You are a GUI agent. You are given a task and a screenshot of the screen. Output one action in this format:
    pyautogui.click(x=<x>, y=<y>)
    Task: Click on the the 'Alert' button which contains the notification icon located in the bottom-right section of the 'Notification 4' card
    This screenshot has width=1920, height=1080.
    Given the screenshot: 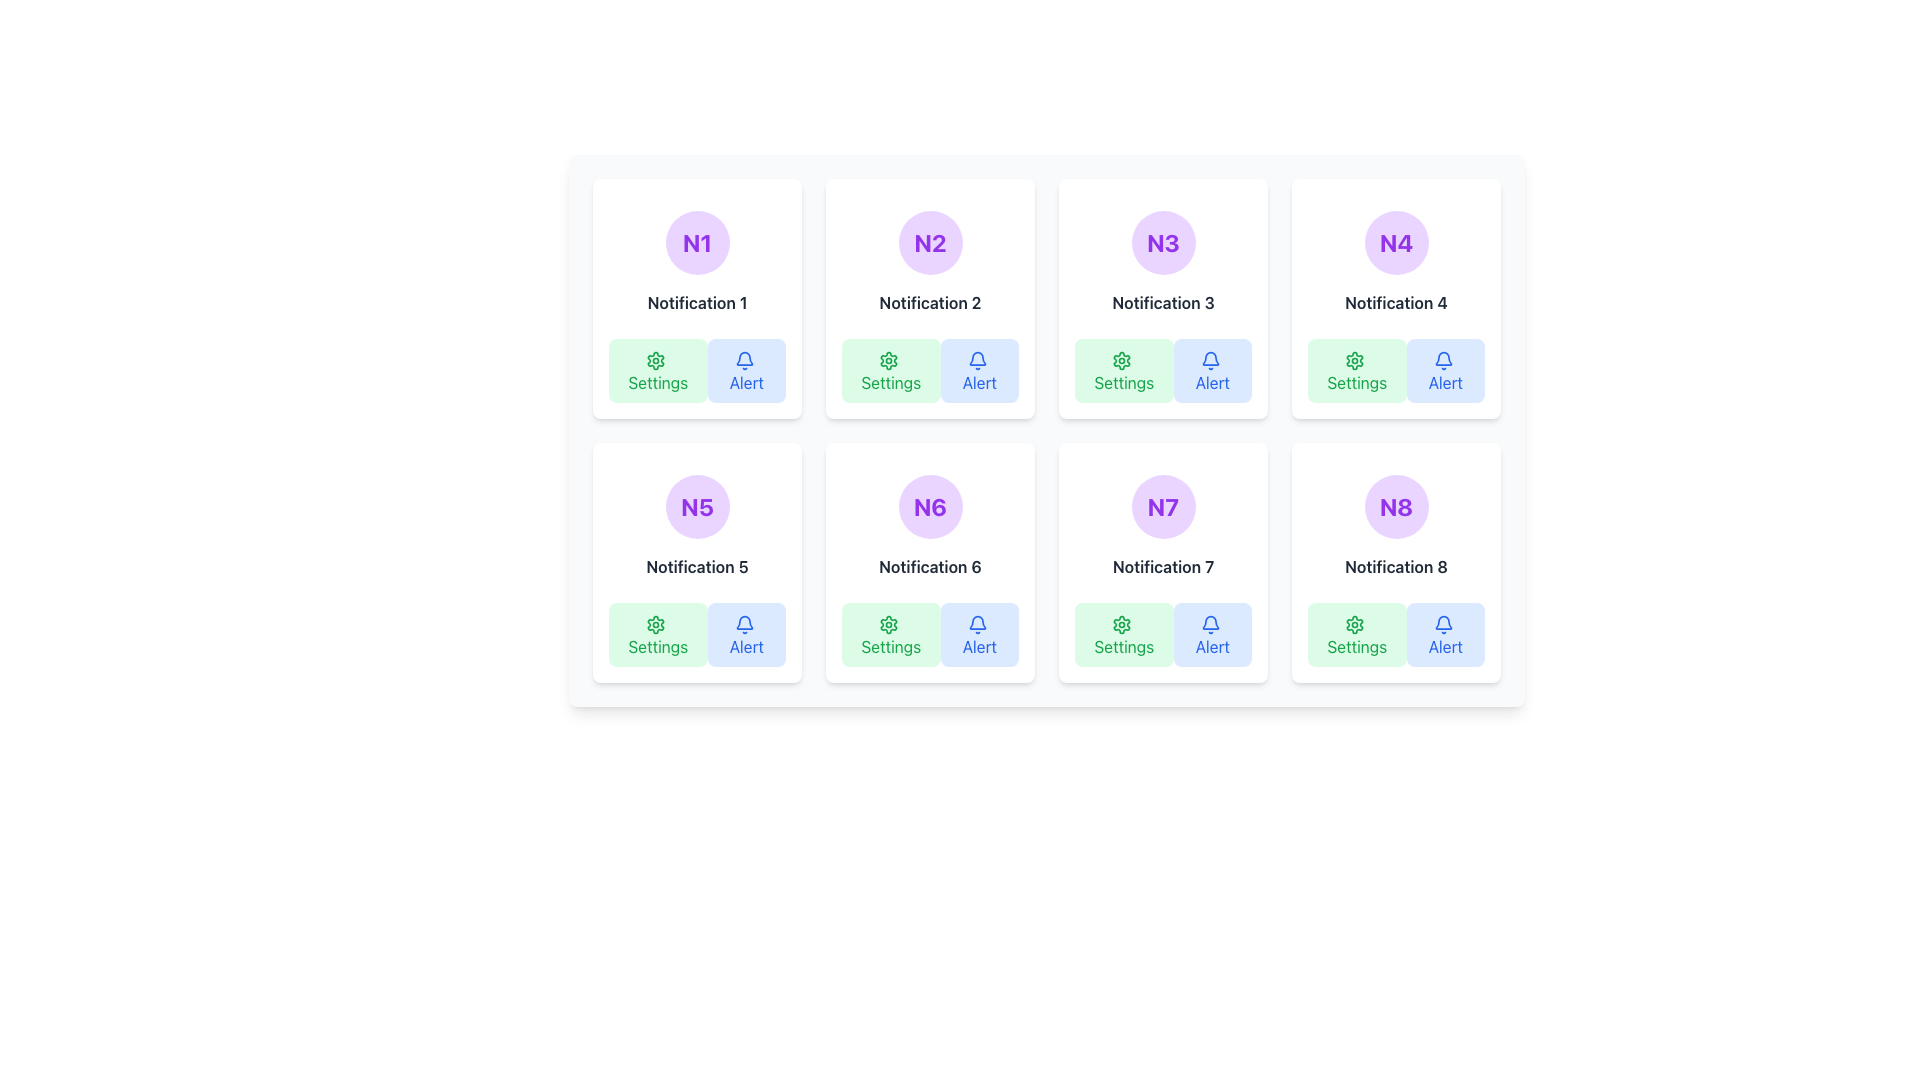 What is the action you would take?
    pyautogui.click(x=1443, y=360)
    